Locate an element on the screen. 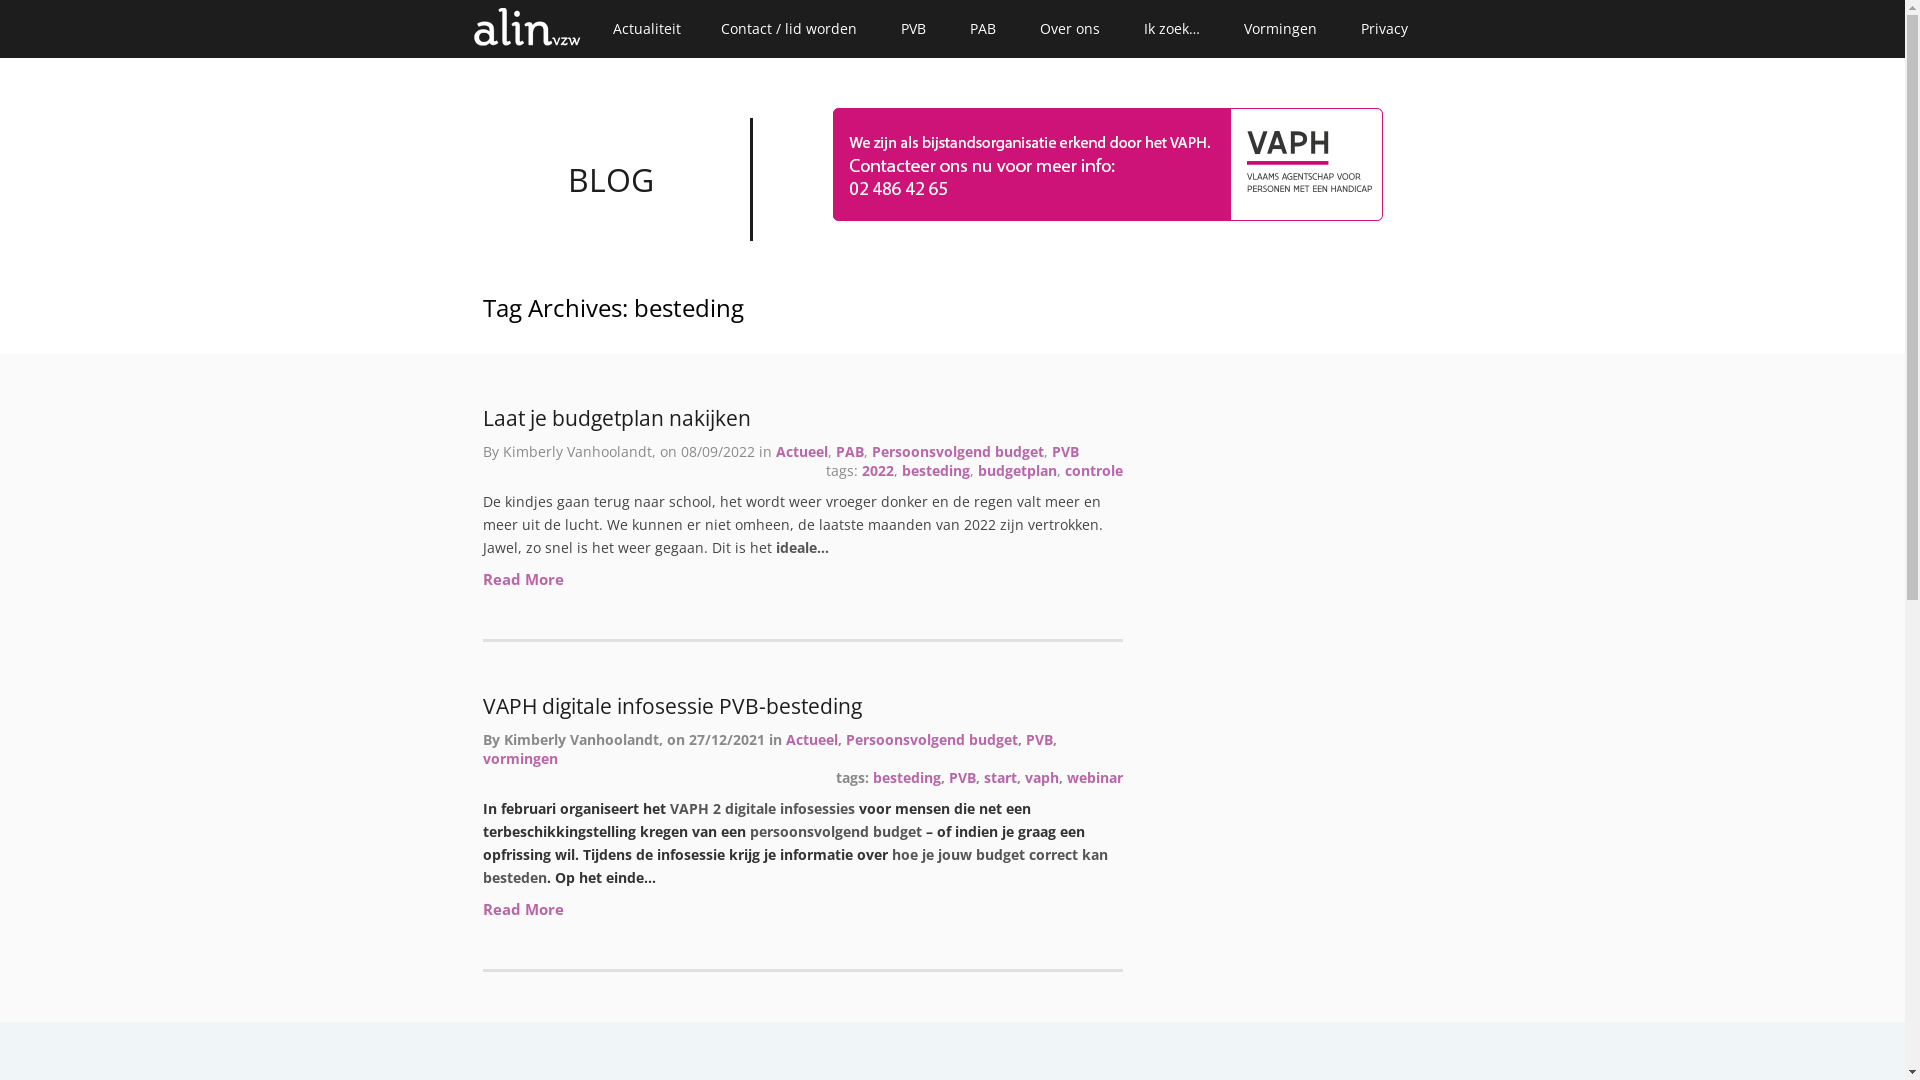  'webinar' is located at coordinates (1093, 776).